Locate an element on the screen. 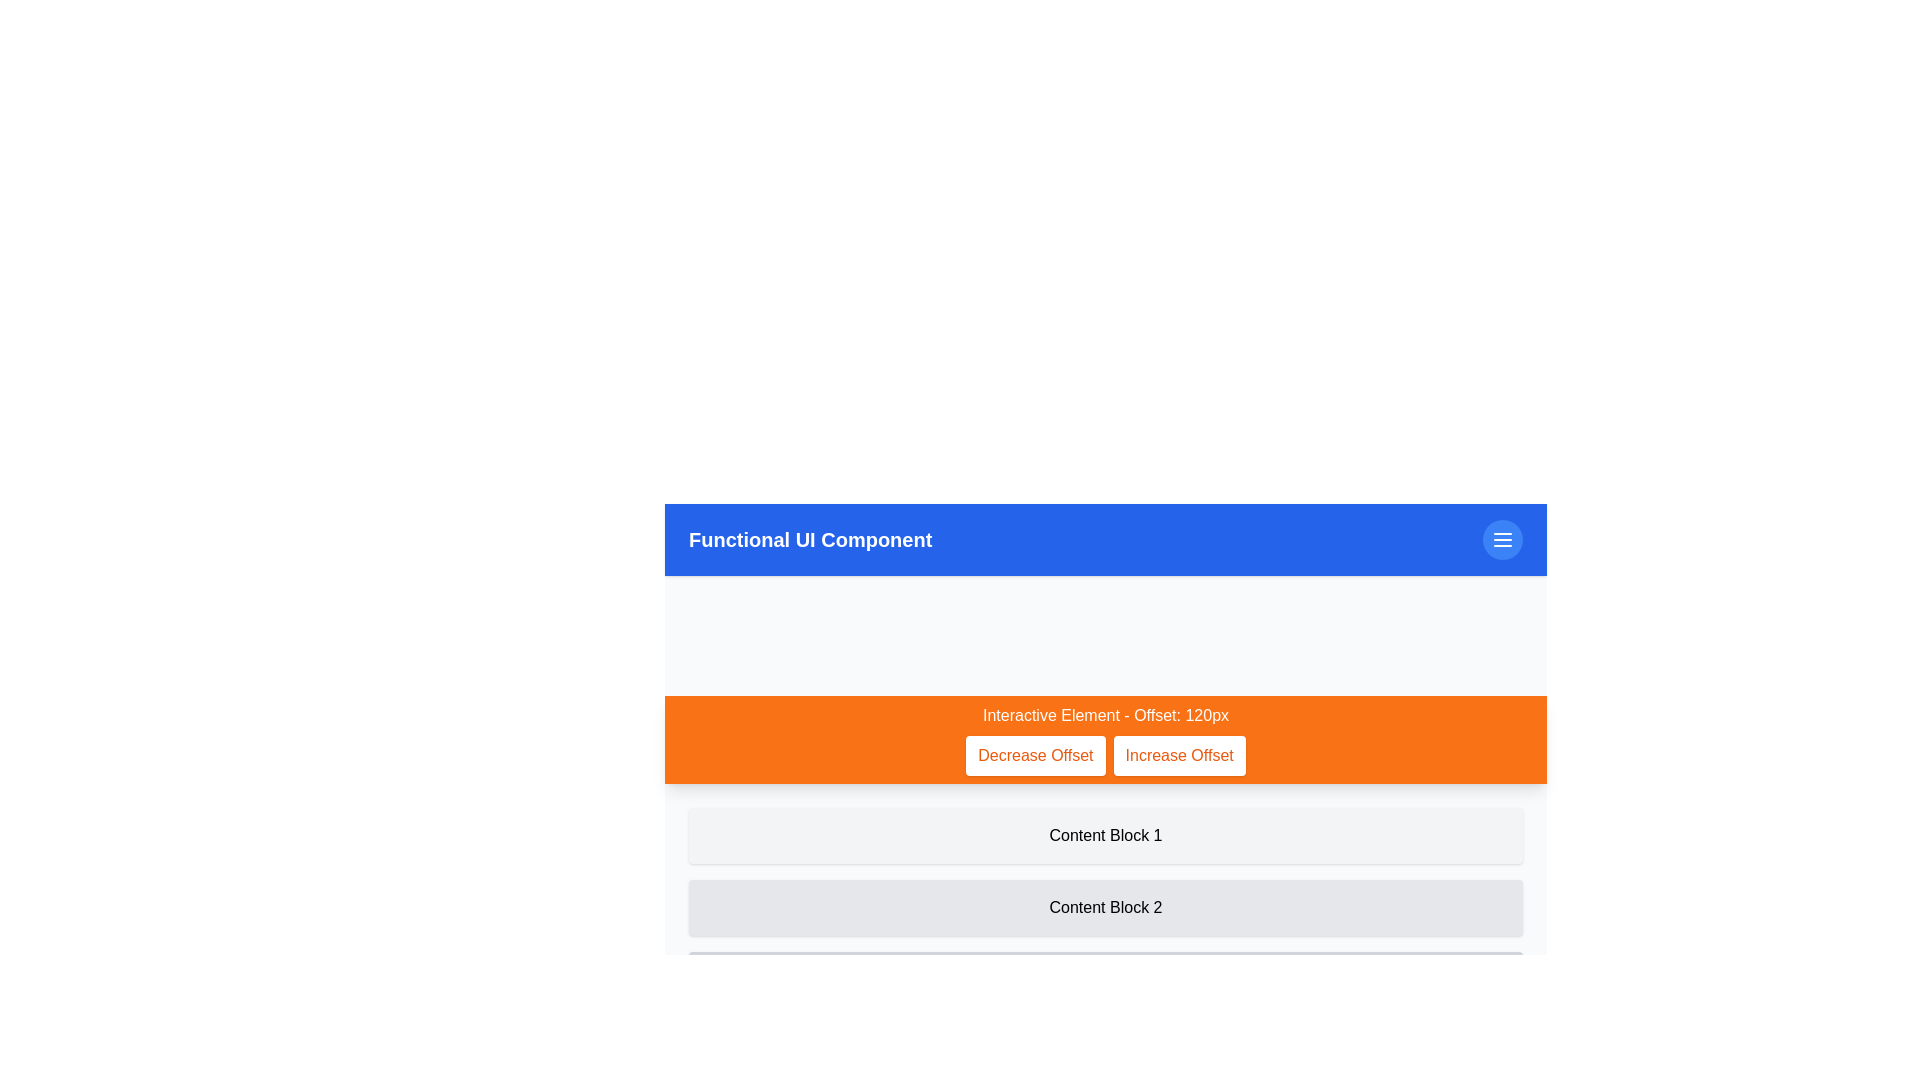 The image size is (1920, 1080). the circular blue button with a white menu icon is located at coordinates (1502, 540).